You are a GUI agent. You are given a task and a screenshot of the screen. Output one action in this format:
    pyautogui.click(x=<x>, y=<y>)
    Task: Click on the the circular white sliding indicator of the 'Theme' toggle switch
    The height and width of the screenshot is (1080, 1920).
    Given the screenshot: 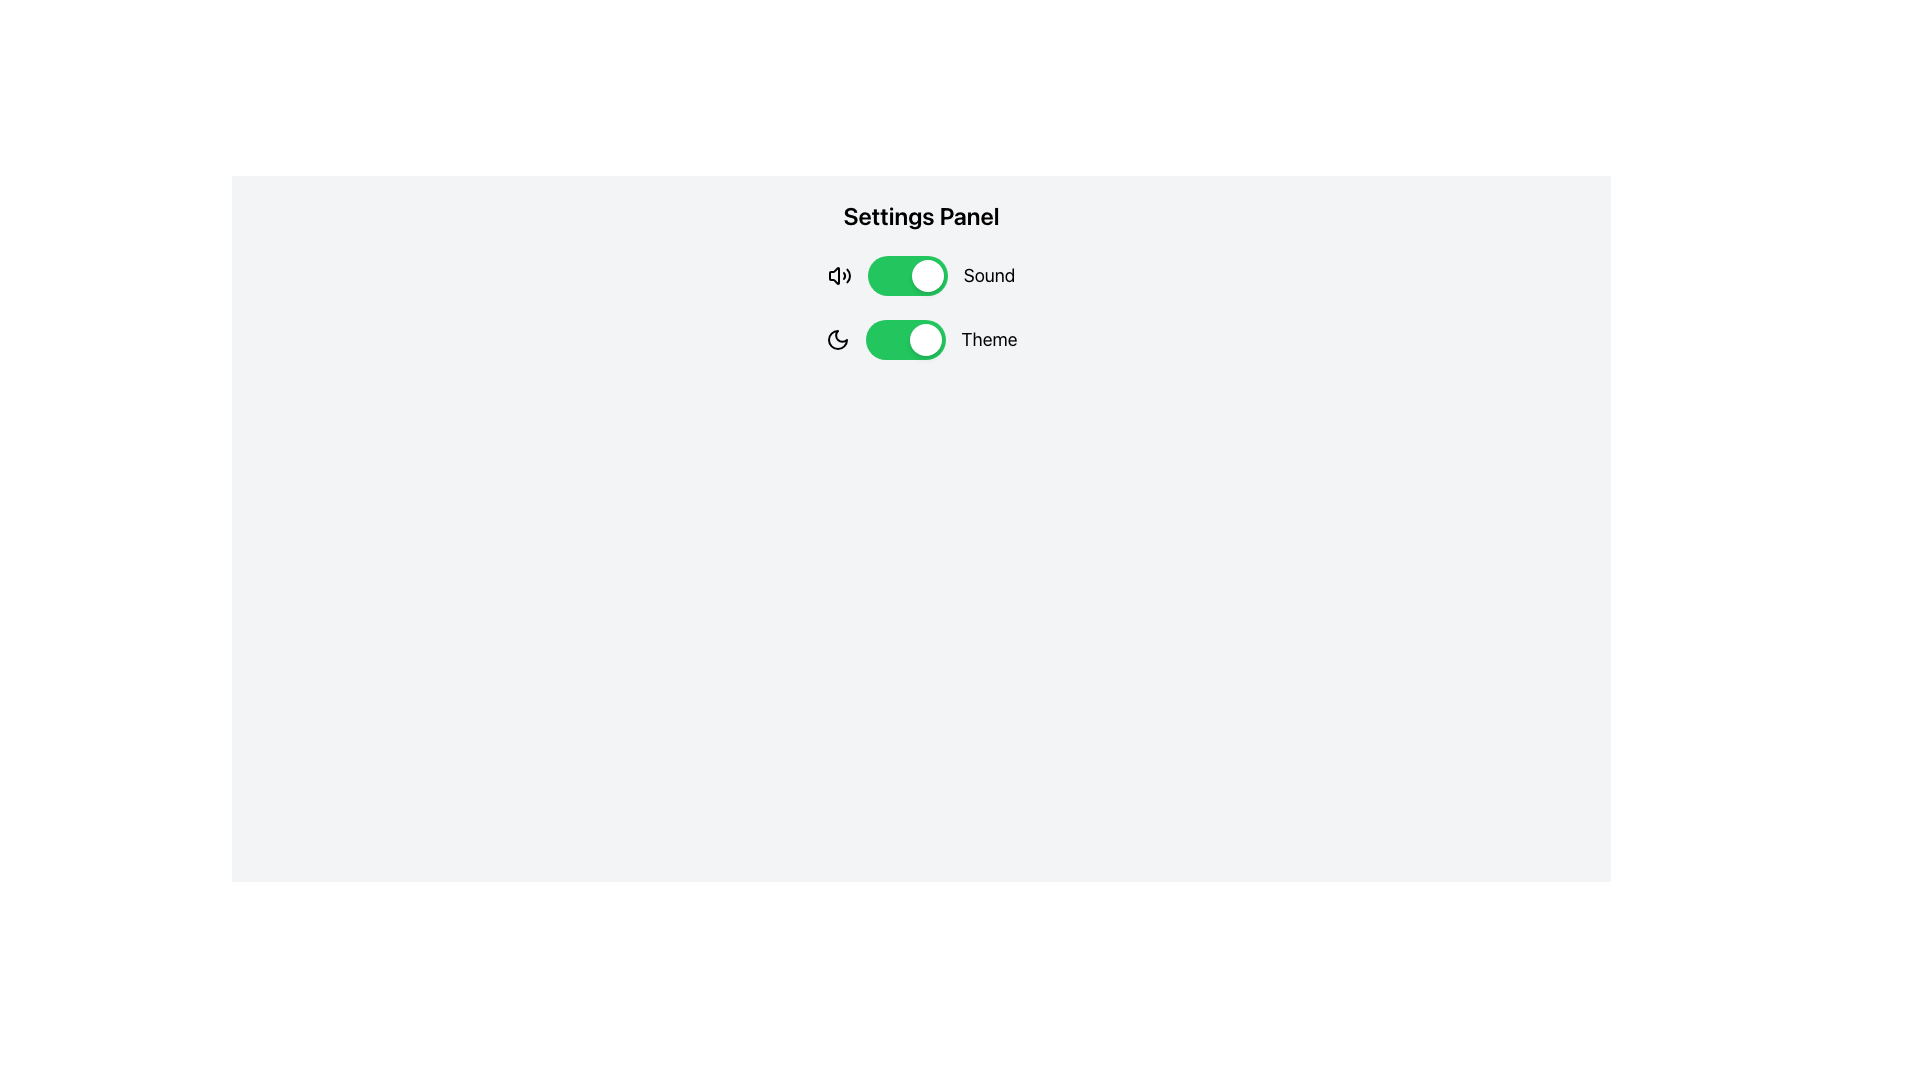 What is the action you would take?
    pyautogui.click(x=855, y=338)
    